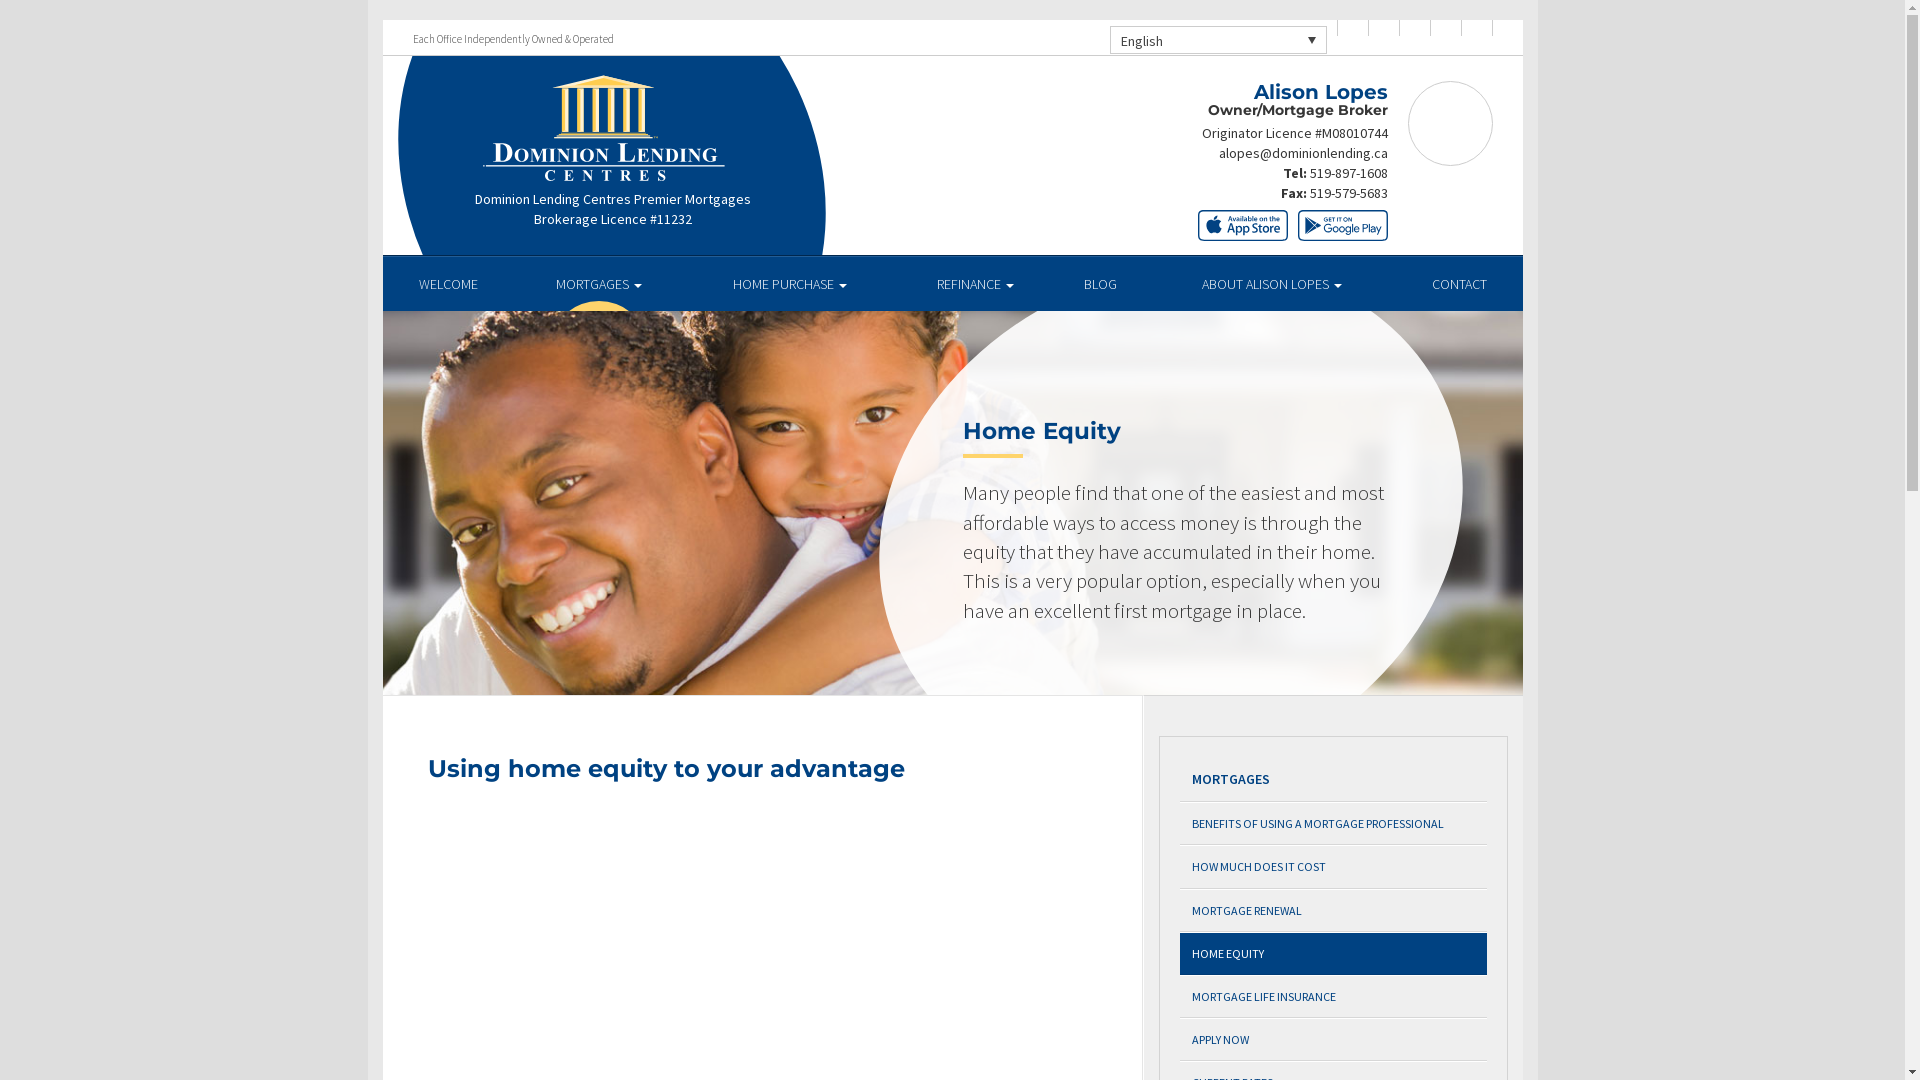 The height and width of the screenshot is (1080, 1920). What do you see at coordinates (1348, 192) in the screenshot?
I see `'519-579-5683'` at bounding box center [1348, 192].